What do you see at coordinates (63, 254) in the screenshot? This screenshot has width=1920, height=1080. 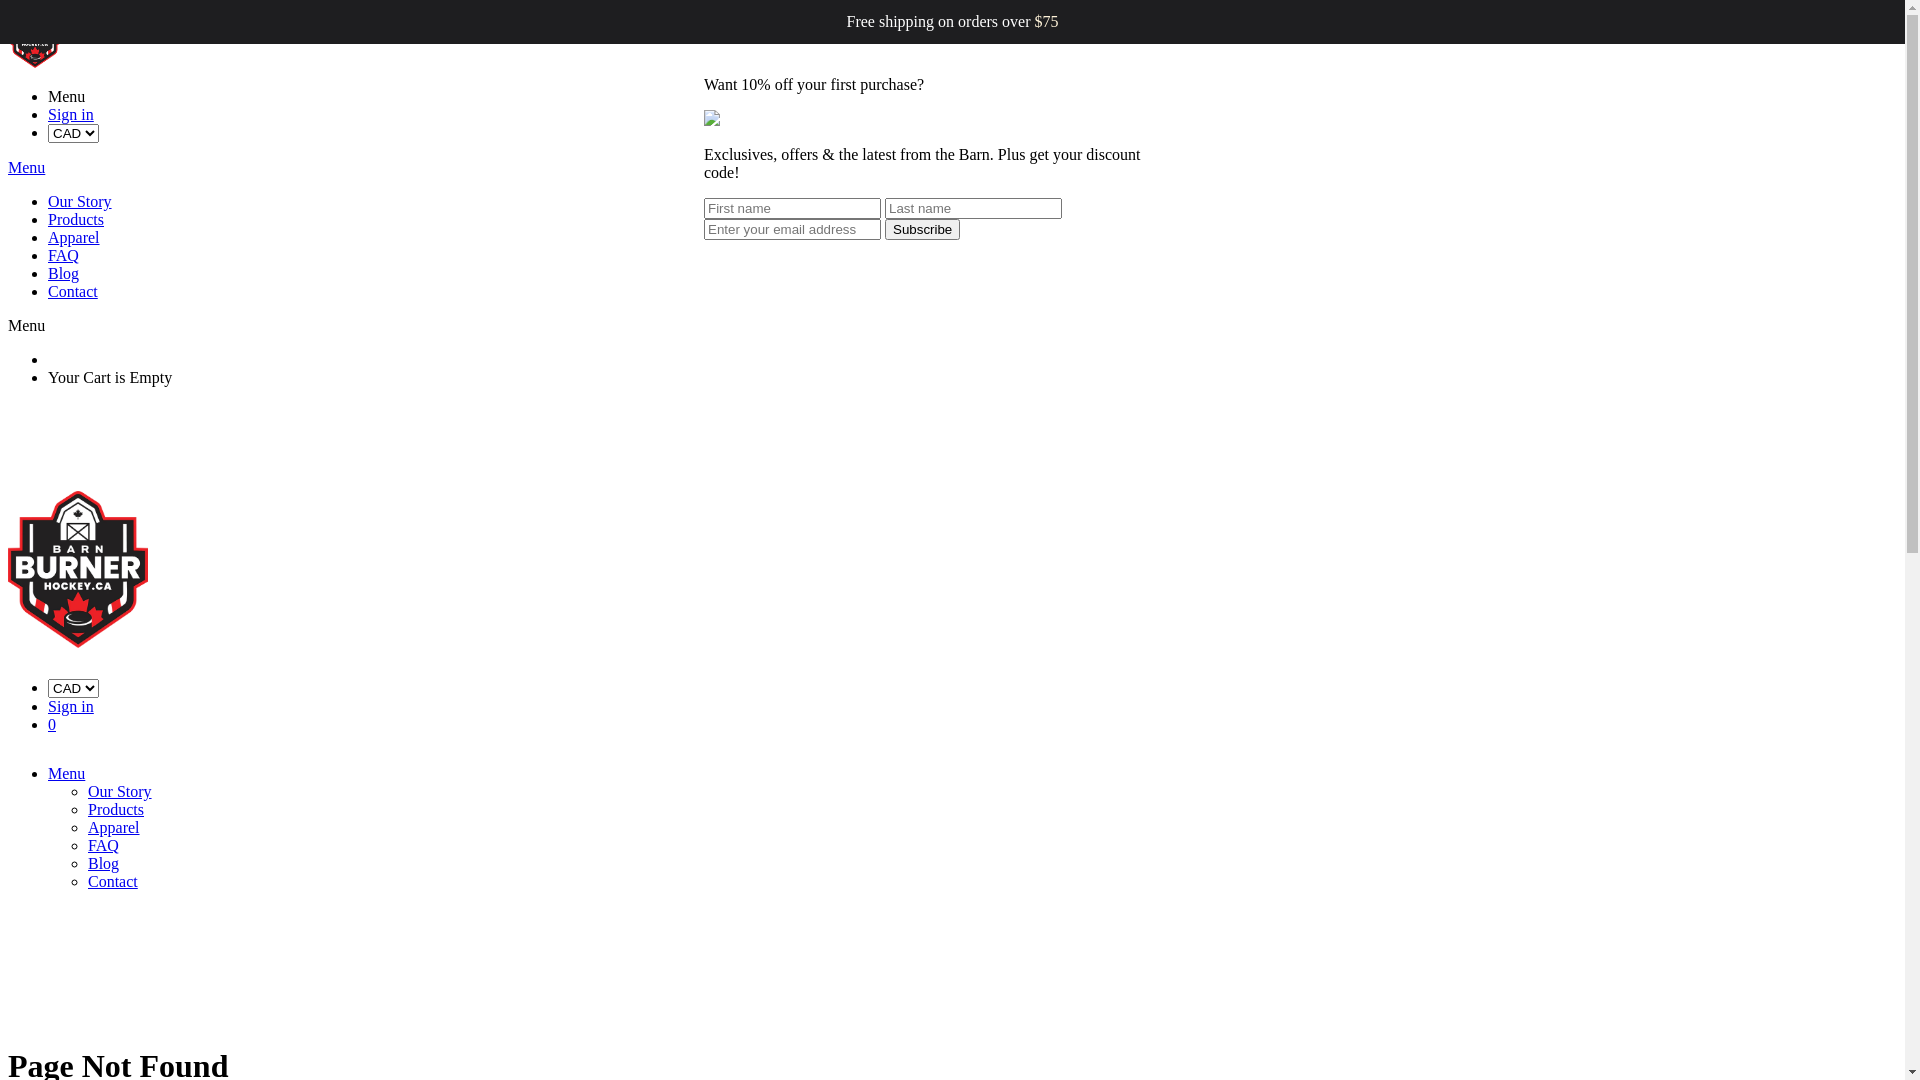 I see `'FAQ'` at bounding box center [63, 254].